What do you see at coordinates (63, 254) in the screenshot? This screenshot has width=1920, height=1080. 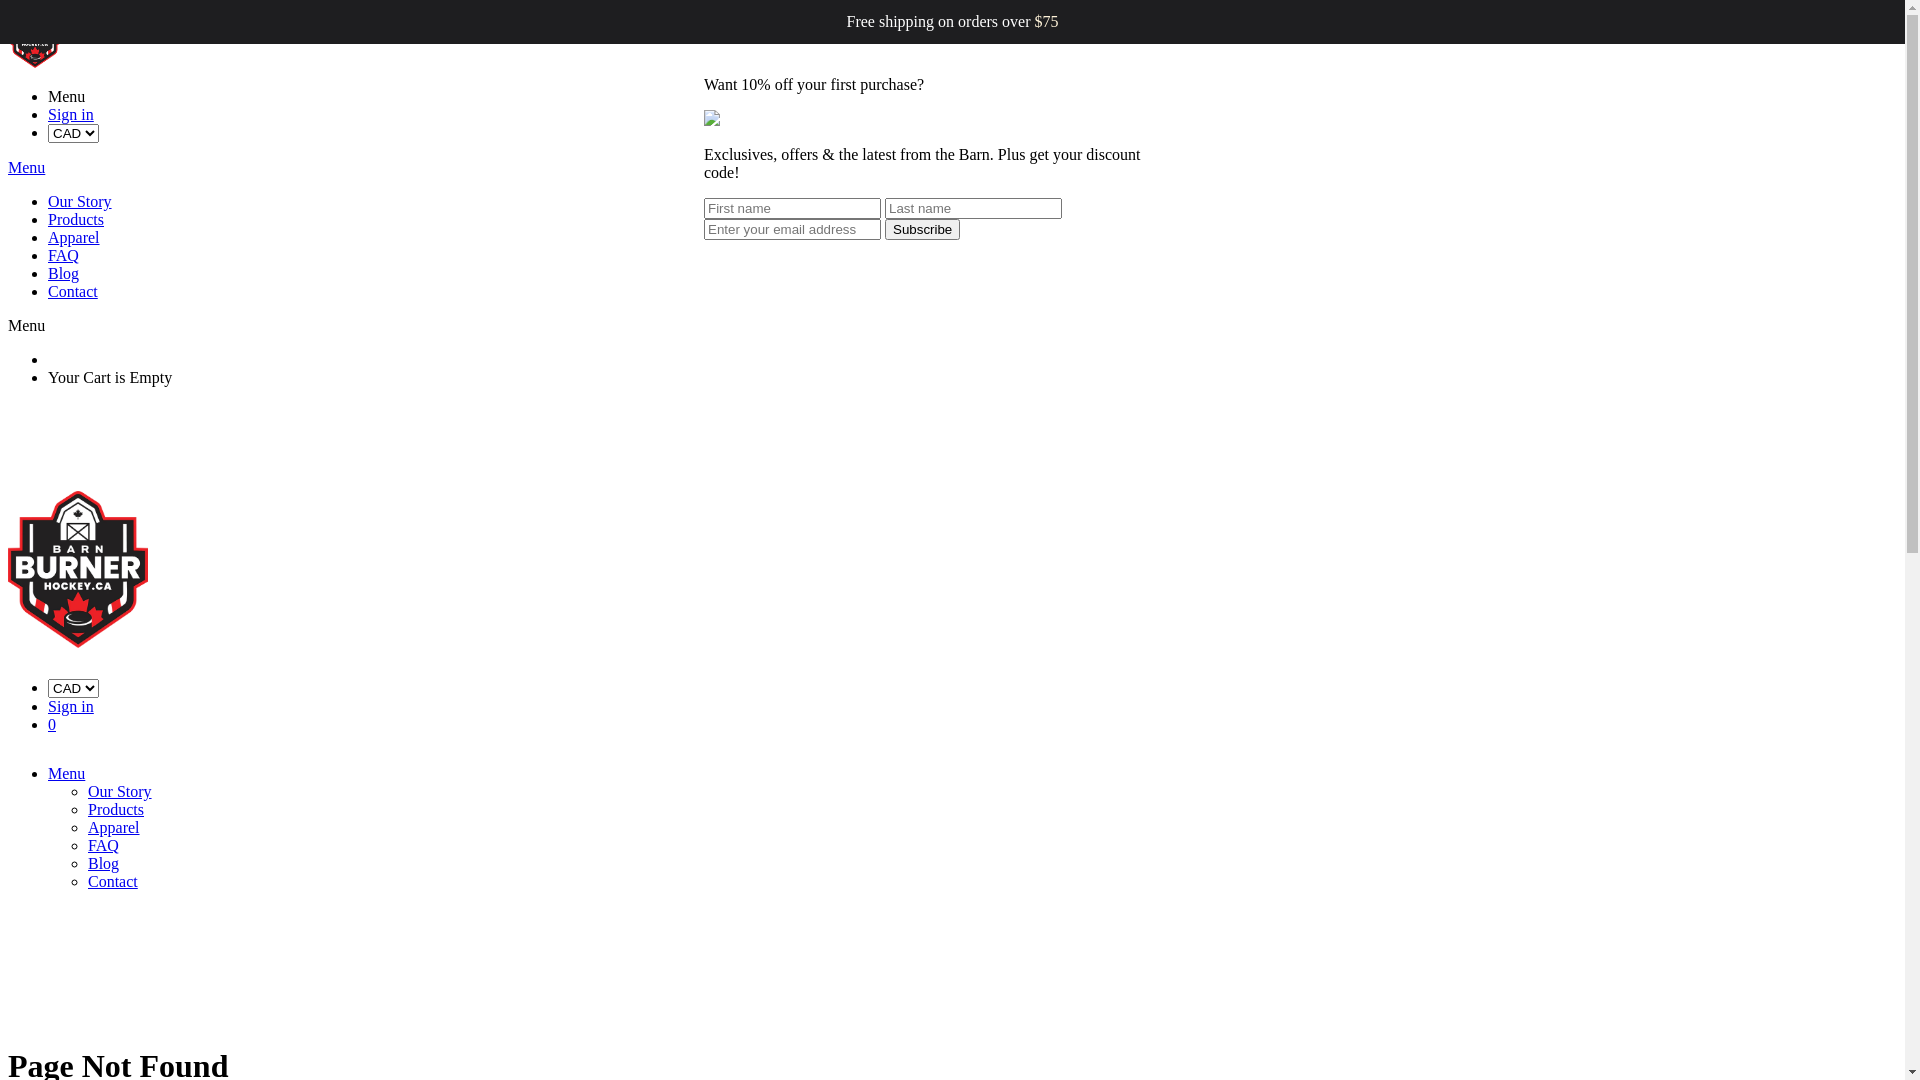 I see `'FAQ'` at bounding box center [63, 254].